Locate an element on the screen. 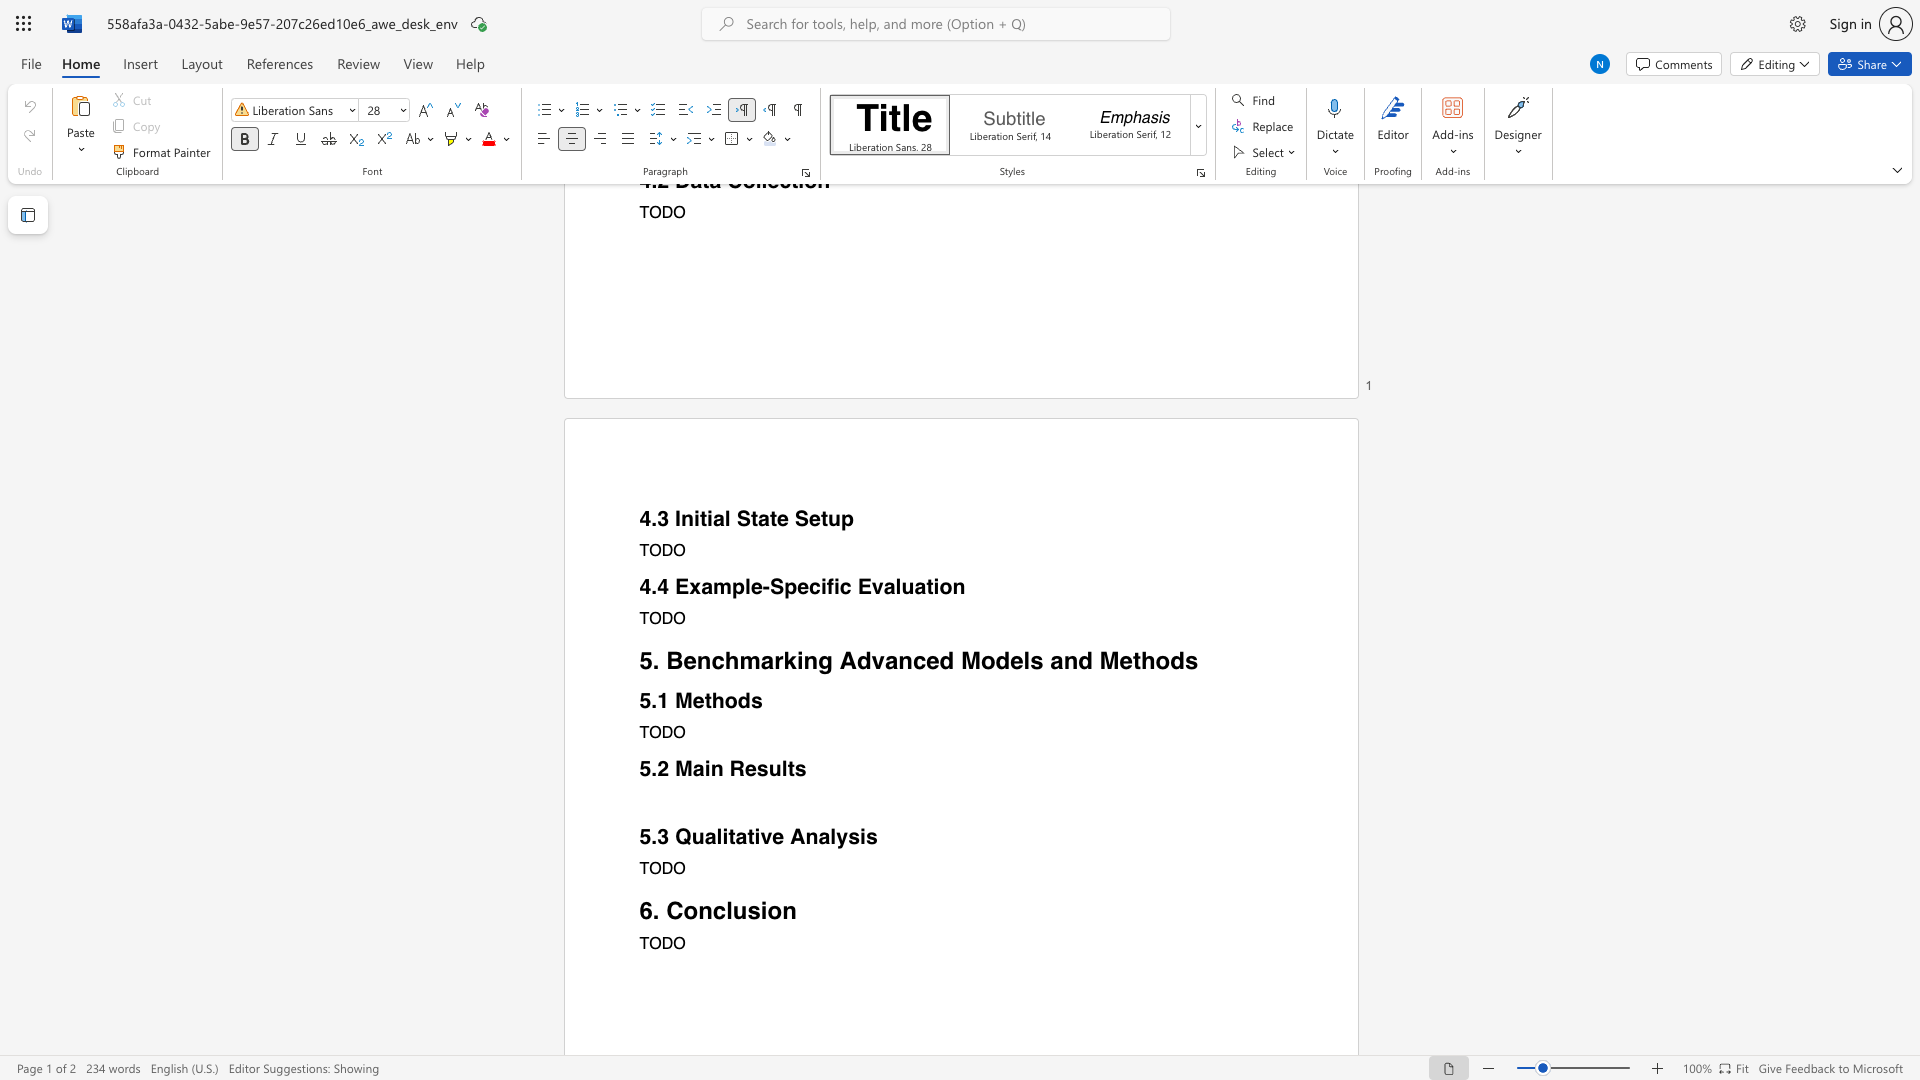 The height and width of the screenshot is (1080, 1920). the subset text "5.3 Q" within the text "5.3 Qualitative Analysis" is located at coordinates (638, 837).